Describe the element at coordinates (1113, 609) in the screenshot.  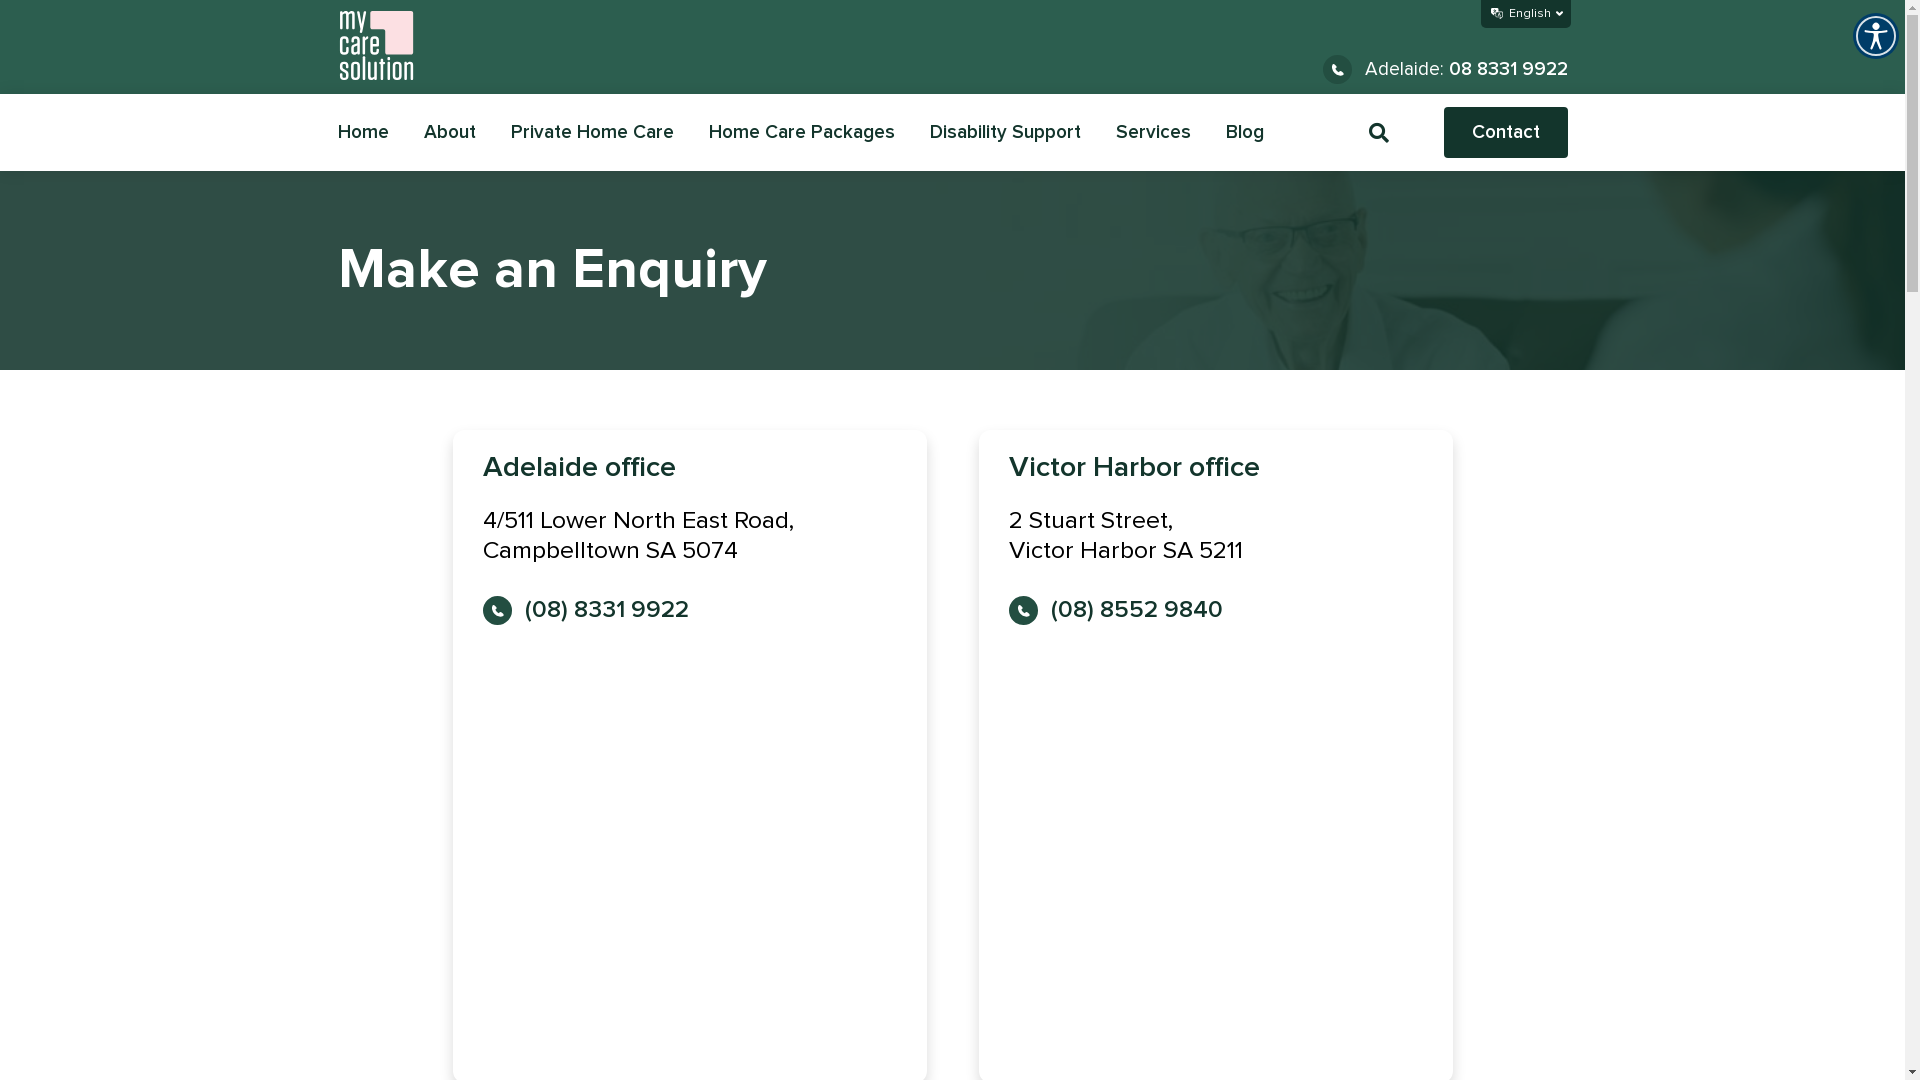
I see `'(08) 8552 9840'` at that location.